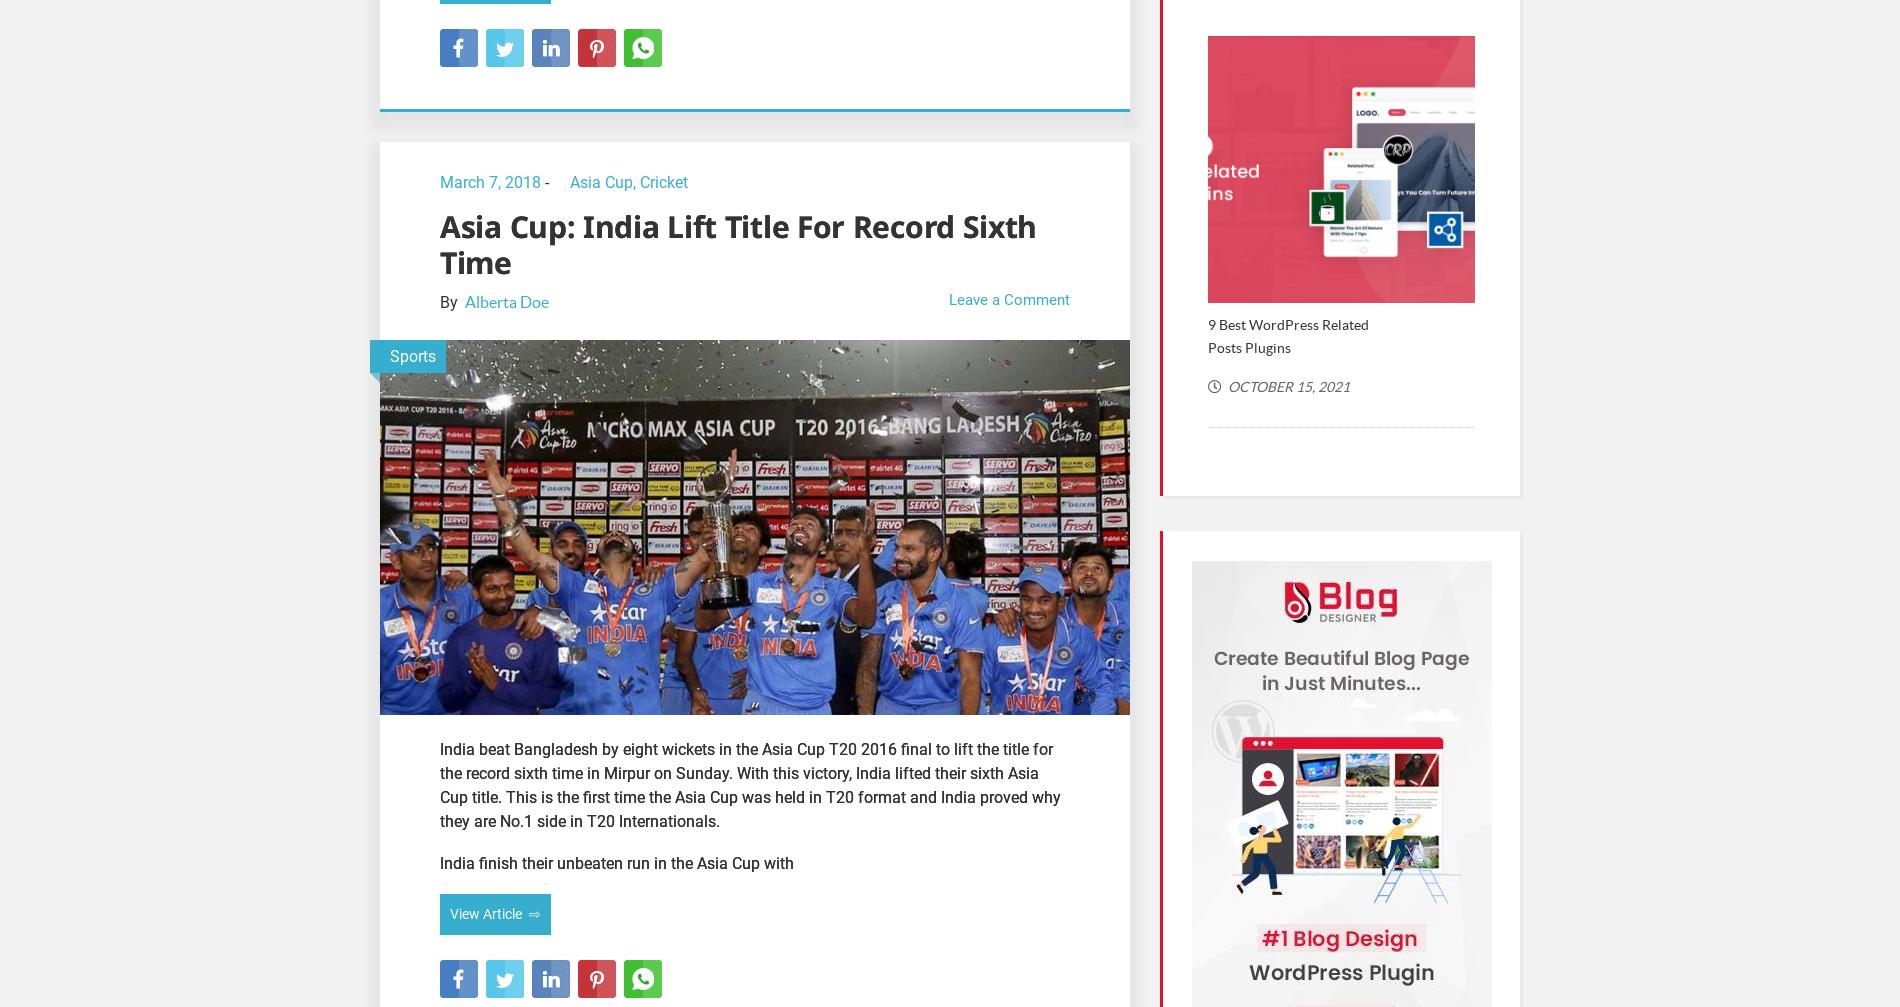 The width and height of the screenshot is (1900, 1007). I want to click on ',', so click(636, 181).